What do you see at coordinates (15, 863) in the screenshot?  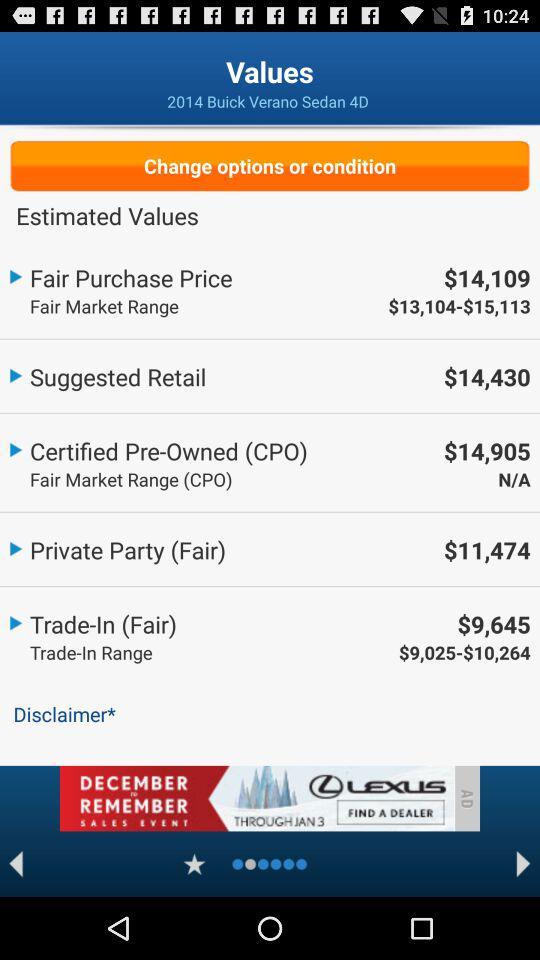 I see `go back` at bounding box center [15, 863].